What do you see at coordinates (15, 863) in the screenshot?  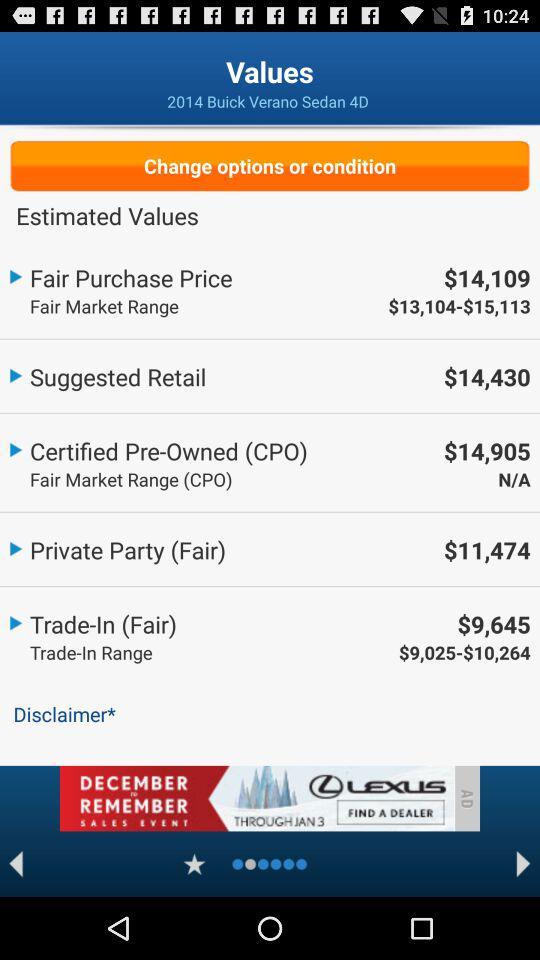 I see `go back` at bounding box center [15, 863].